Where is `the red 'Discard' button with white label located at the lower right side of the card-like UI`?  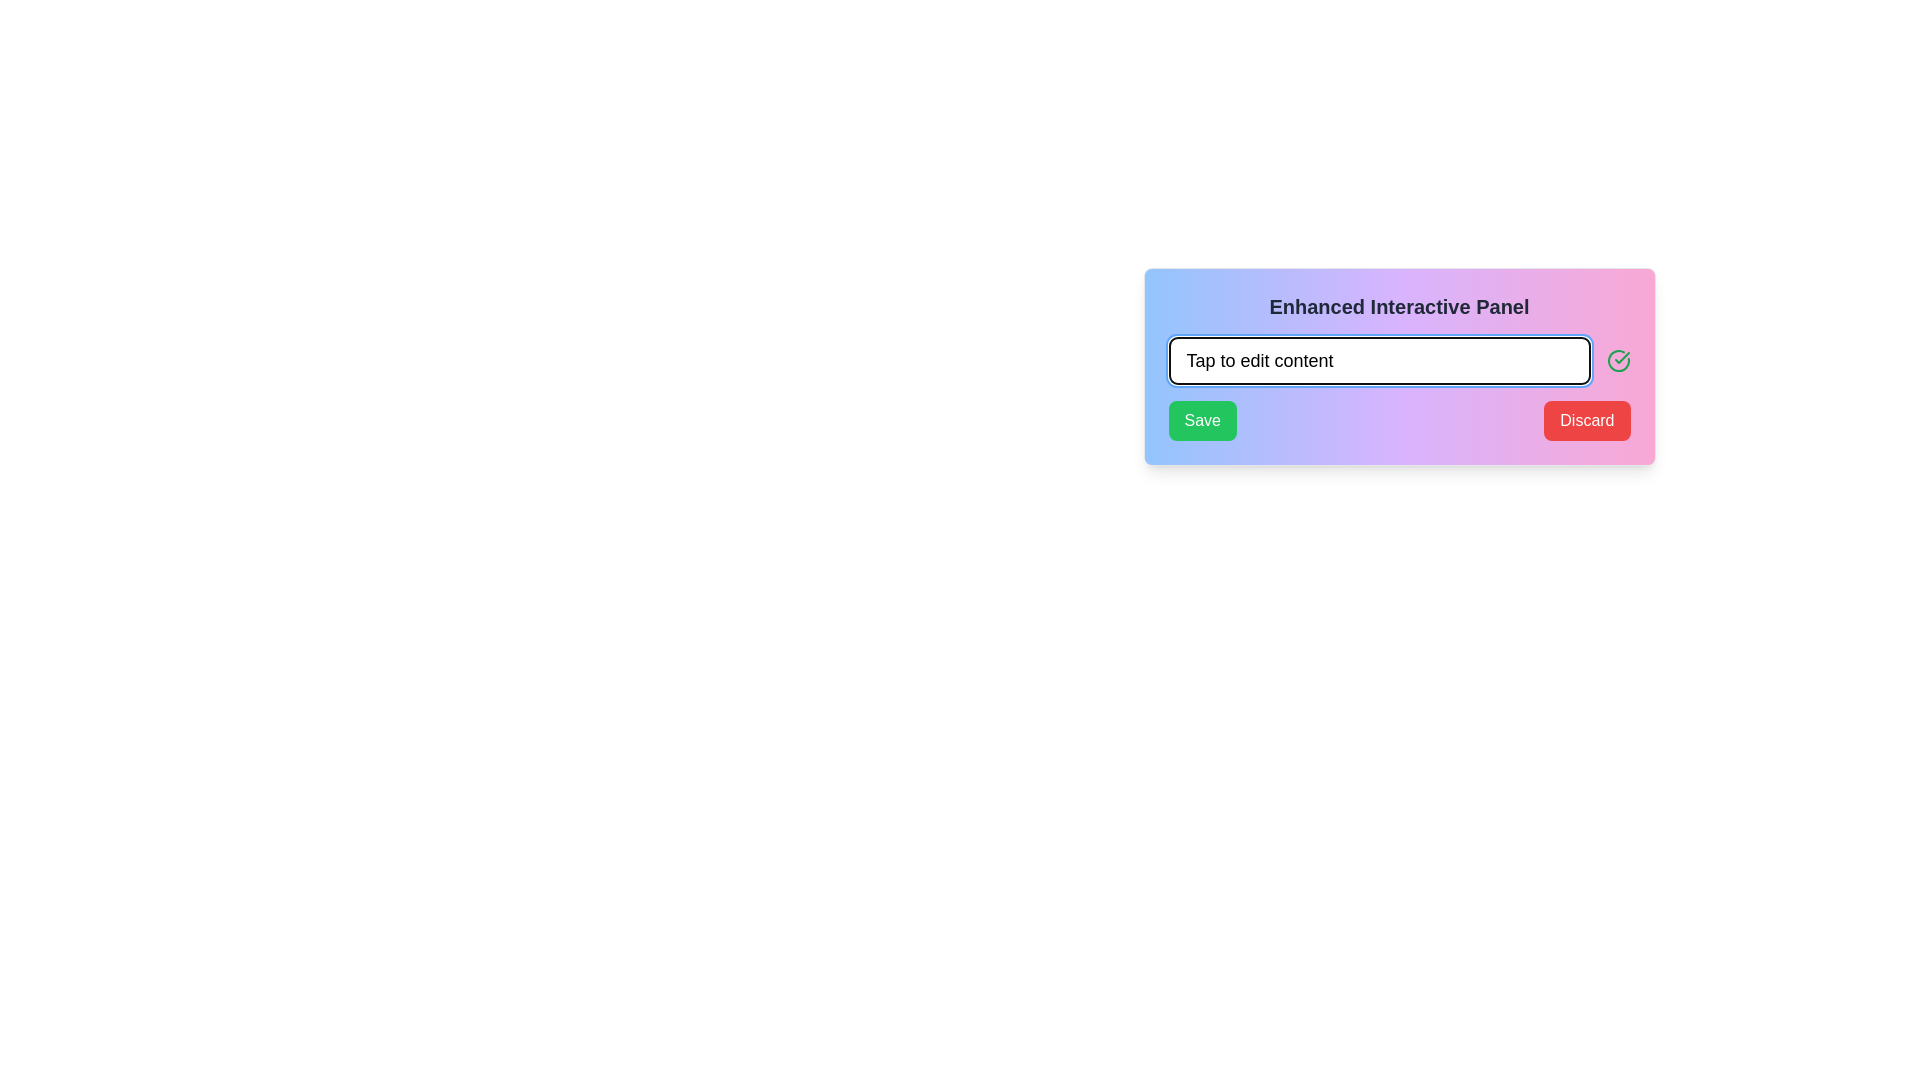 the red 'Discard' button with white label located at the lower right side of the card-like UI is located at coordinates (1586, 419).